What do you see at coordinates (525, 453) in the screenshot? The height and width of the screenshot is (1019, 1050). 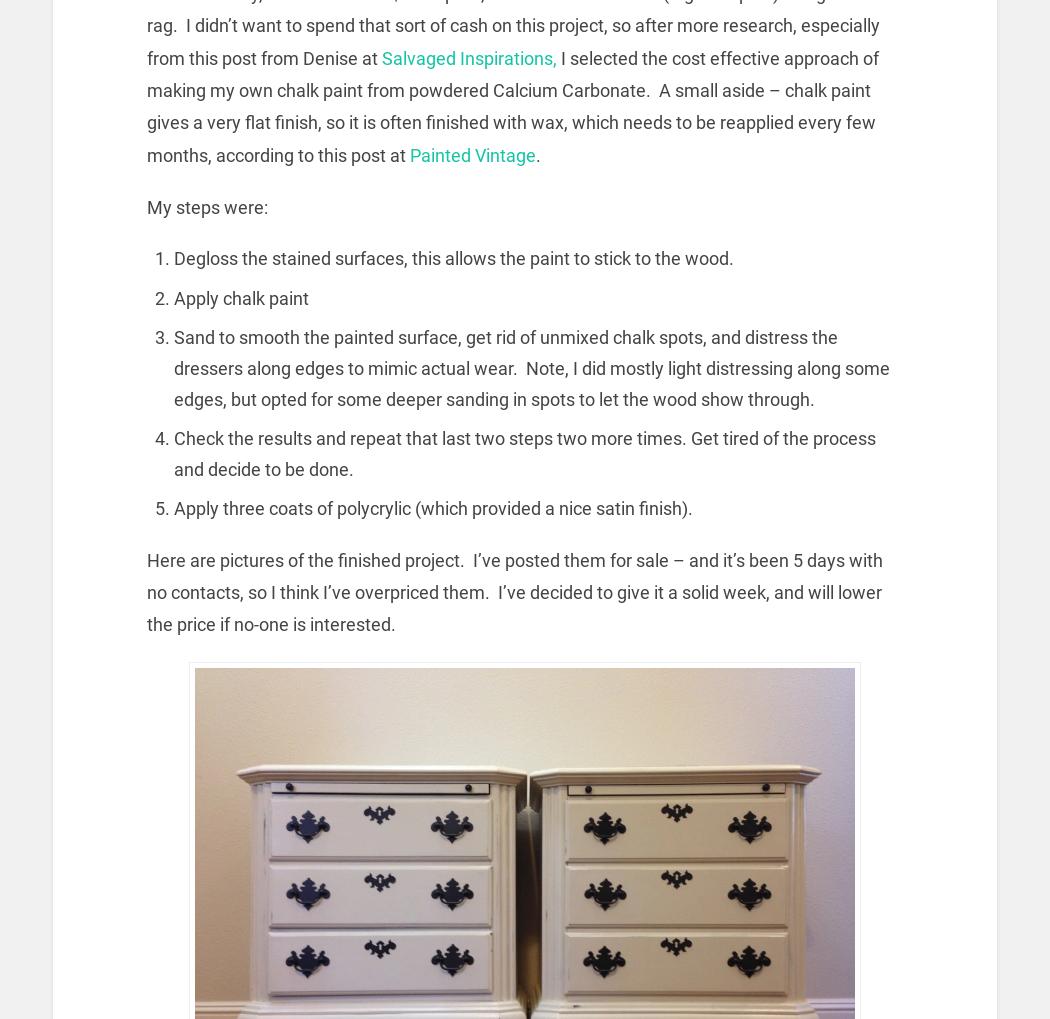 I see `'Check the results and repeat that last two steps two more times. Get tired of the process and decide to be done.'` at bounding box center [525, 453].